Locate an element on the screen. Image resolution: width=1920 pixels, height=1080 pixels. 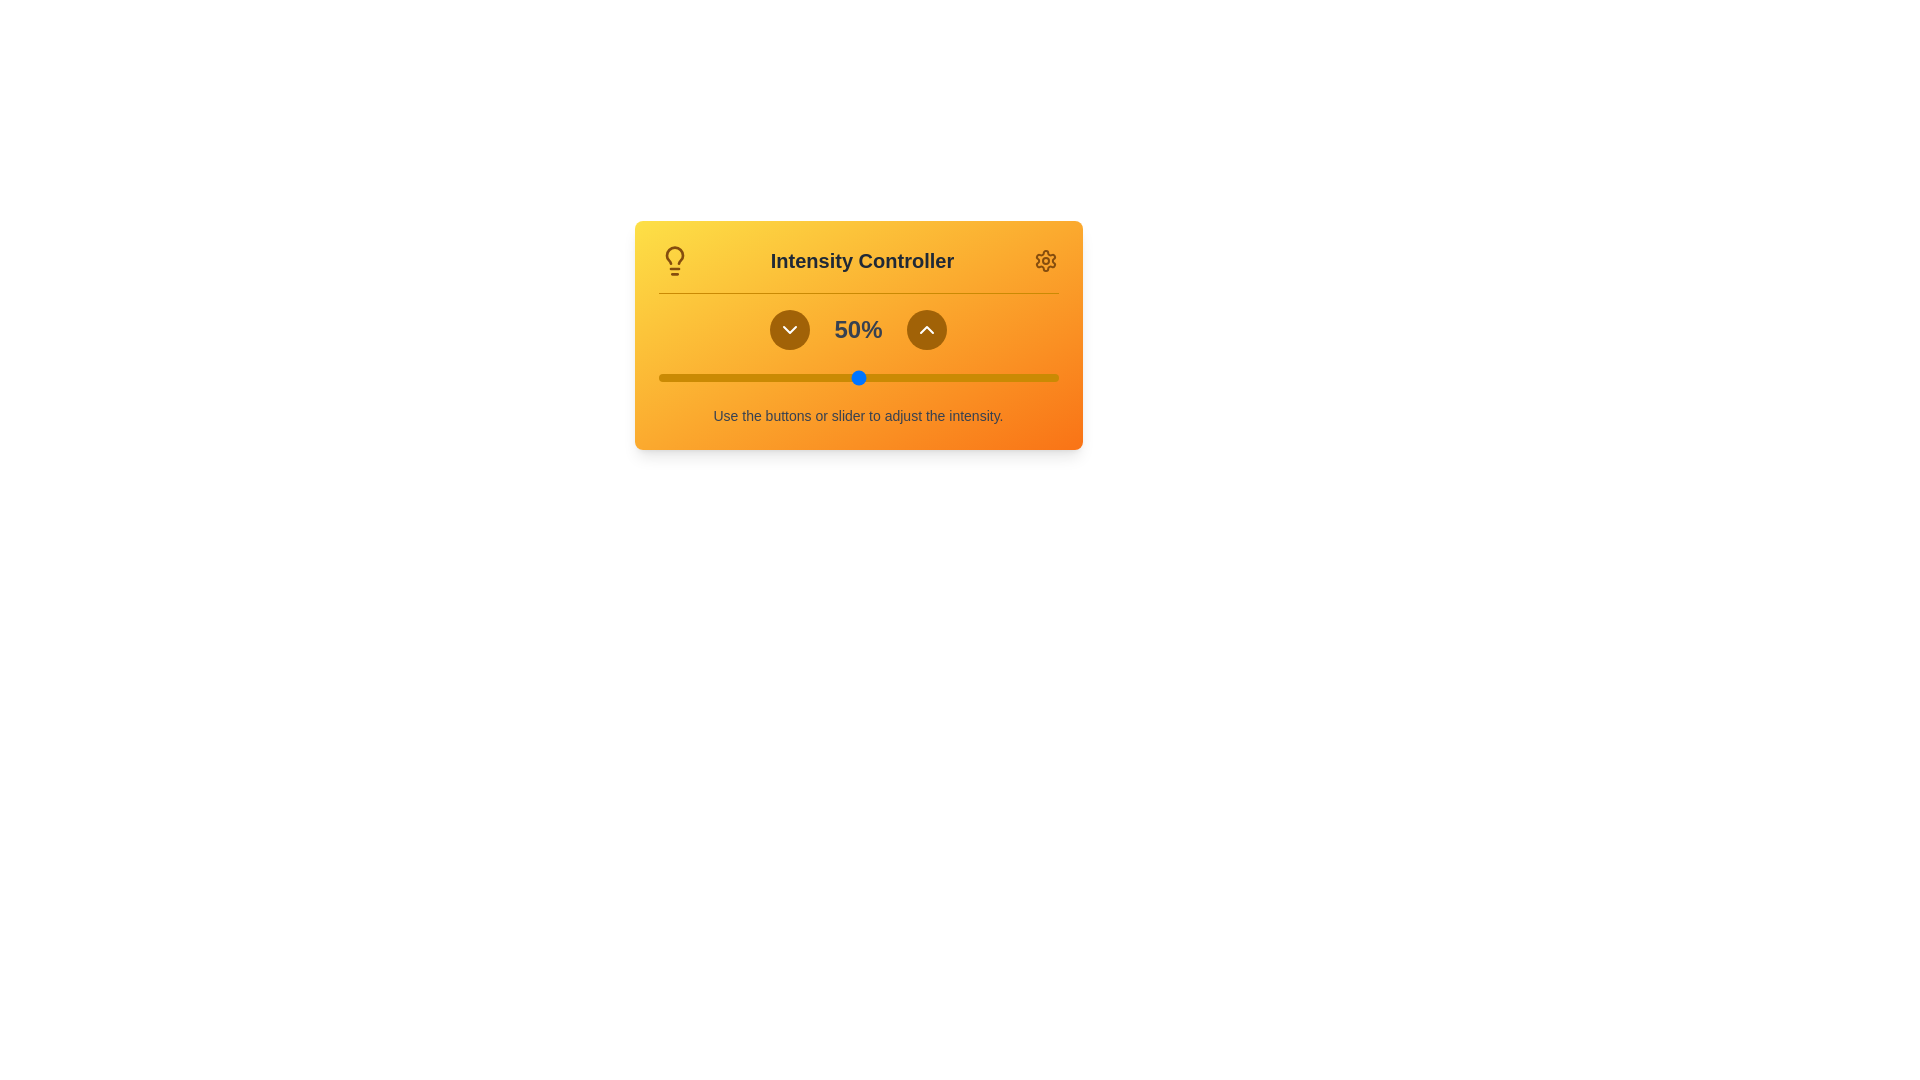
the intensity increase button is located at coordinates (925, 329).